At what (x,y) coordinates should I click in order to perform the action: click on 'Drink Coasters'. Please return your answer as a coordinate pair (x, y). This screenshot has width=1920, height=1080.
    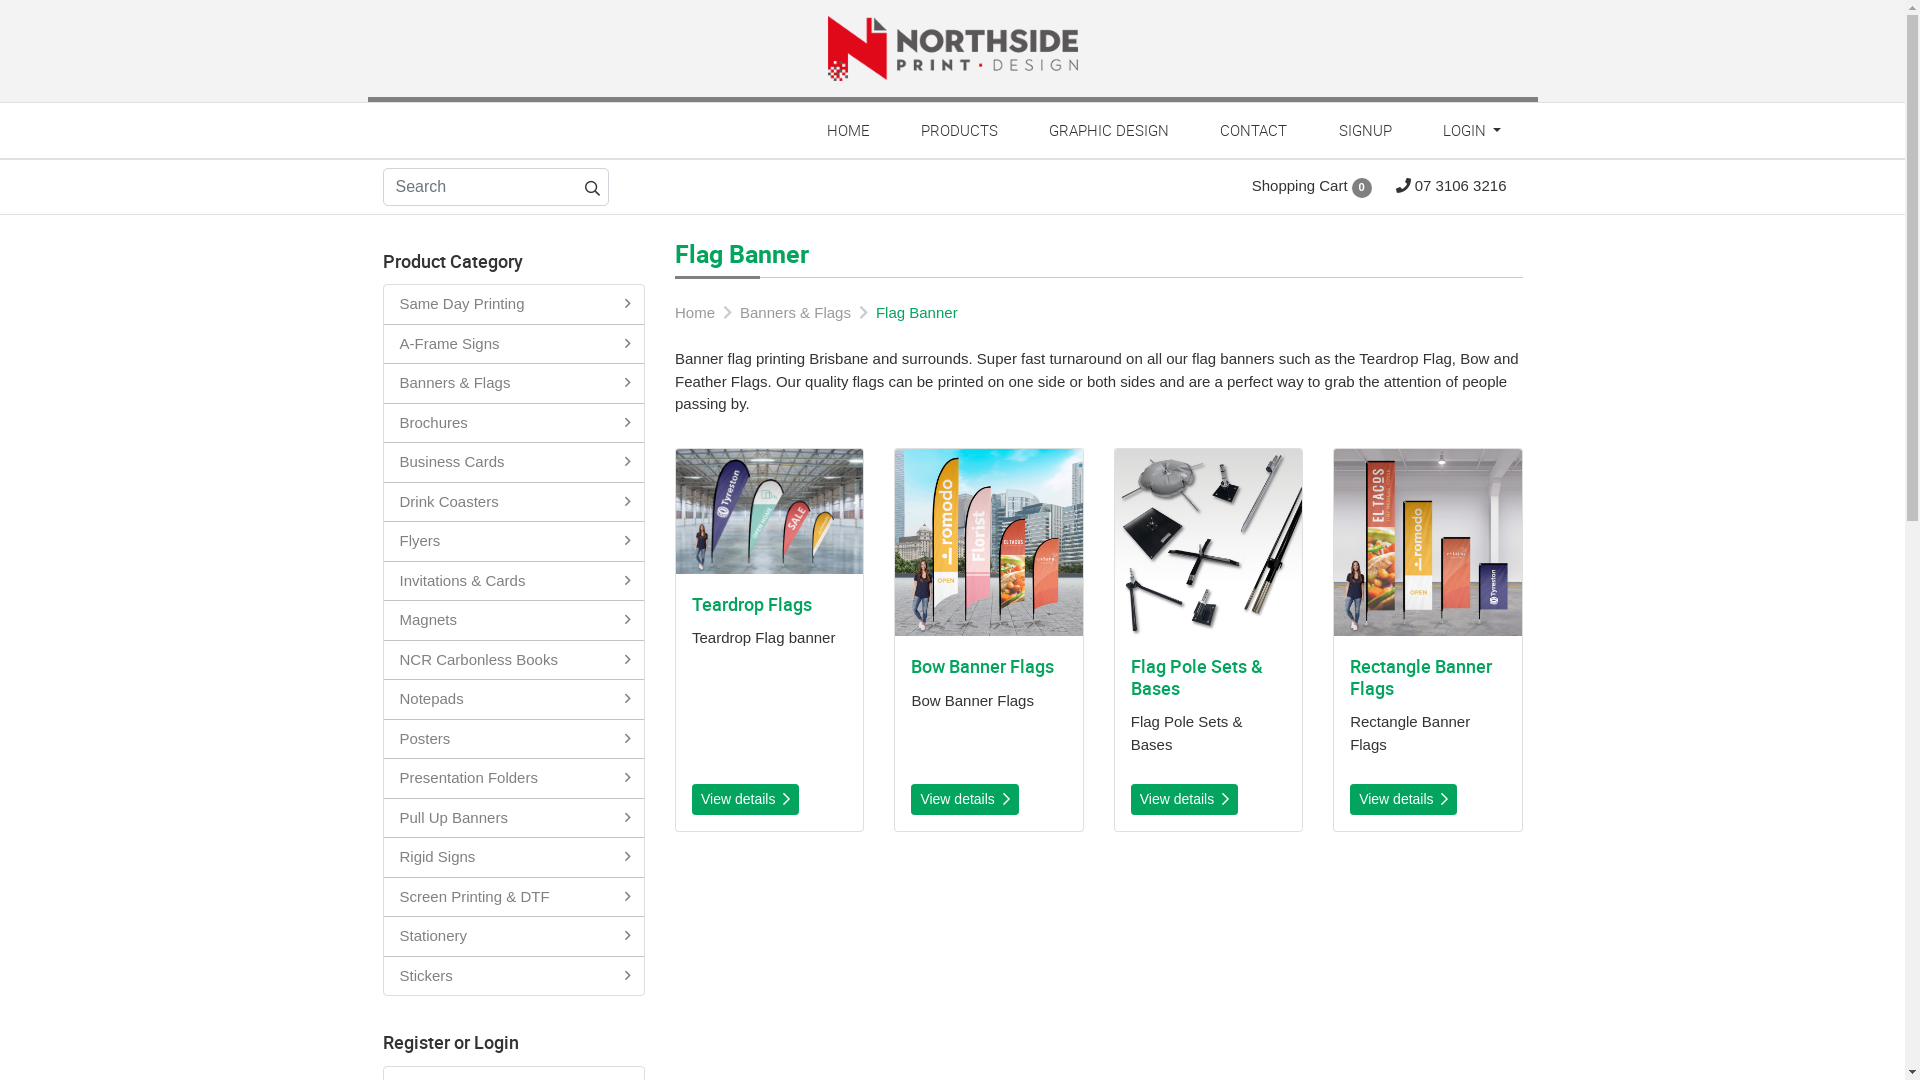
    Looking at the image, I should click on (514, 501).